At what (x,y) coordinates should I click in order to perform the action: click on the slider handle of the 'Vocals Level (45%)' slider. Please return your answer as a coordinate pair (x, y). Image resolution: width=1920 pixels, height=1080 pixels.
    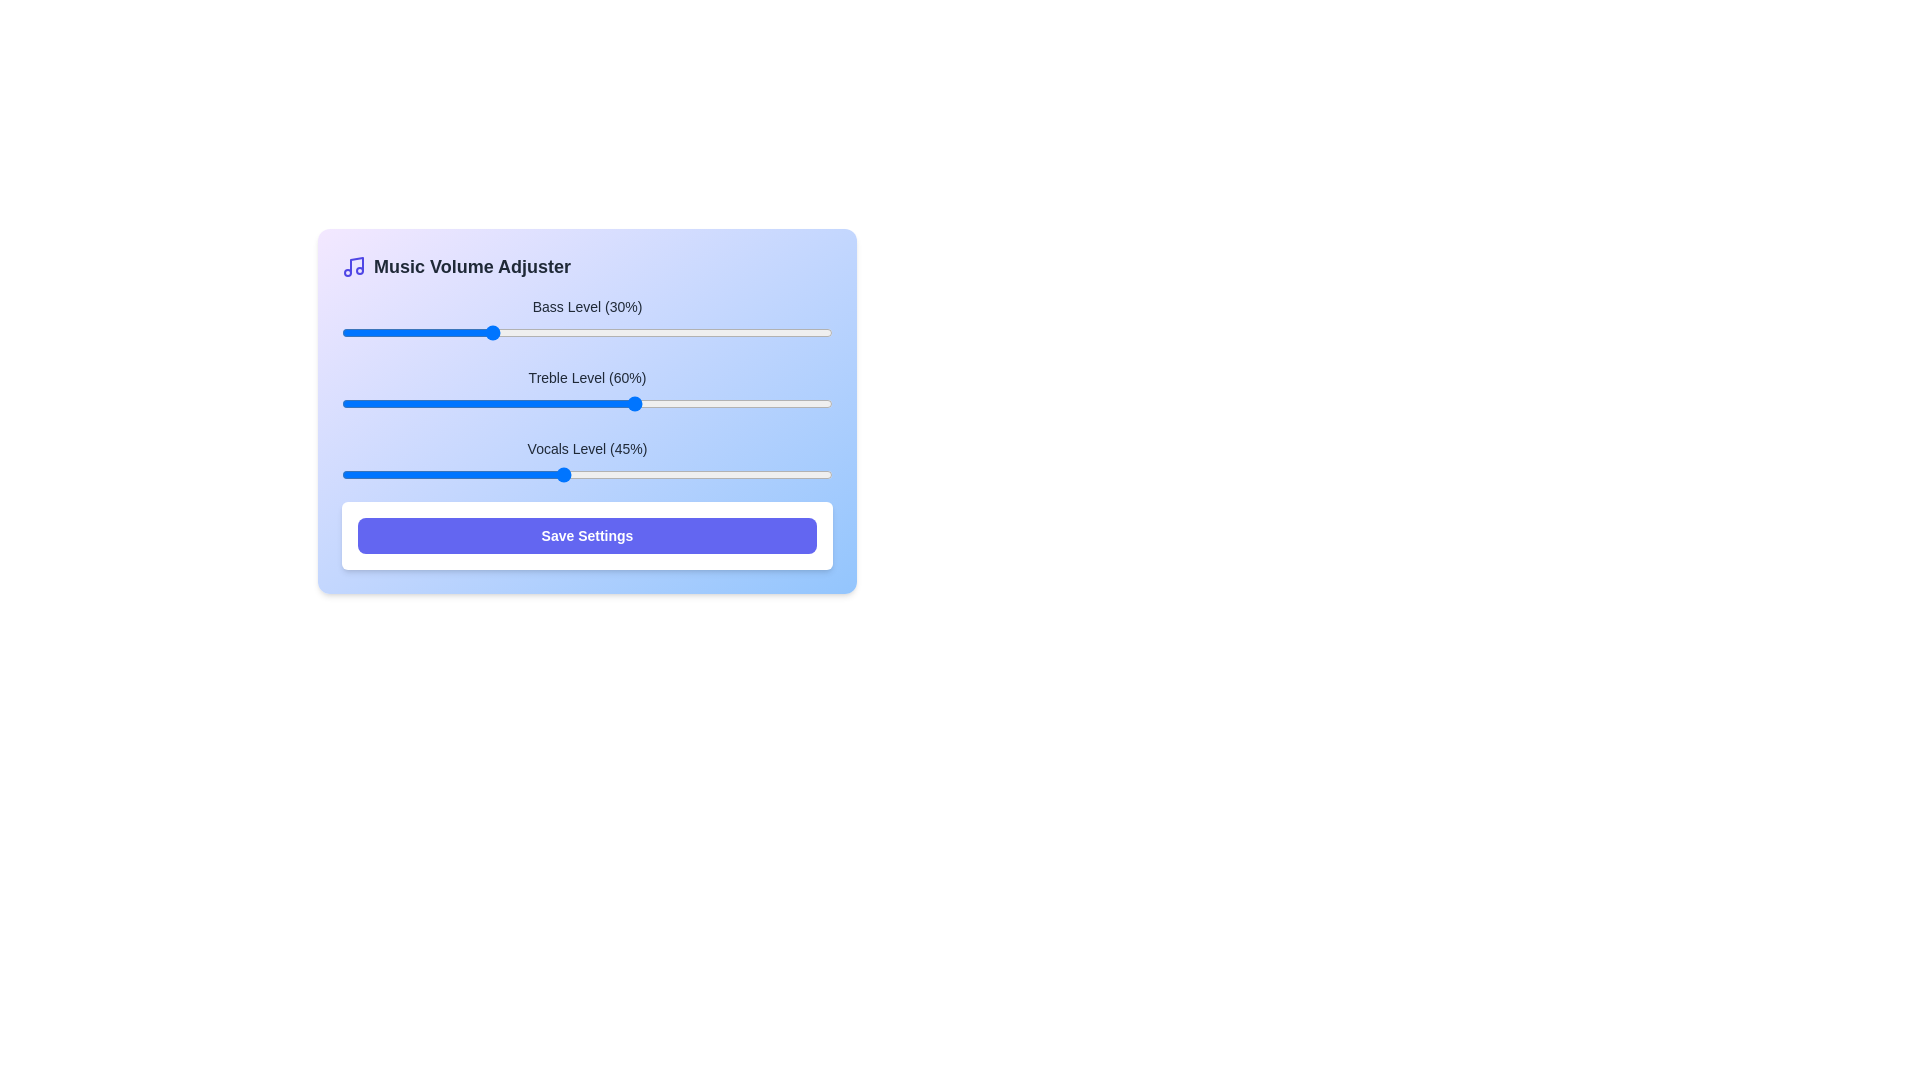
    Looking at the image, I should click on (586, 462).